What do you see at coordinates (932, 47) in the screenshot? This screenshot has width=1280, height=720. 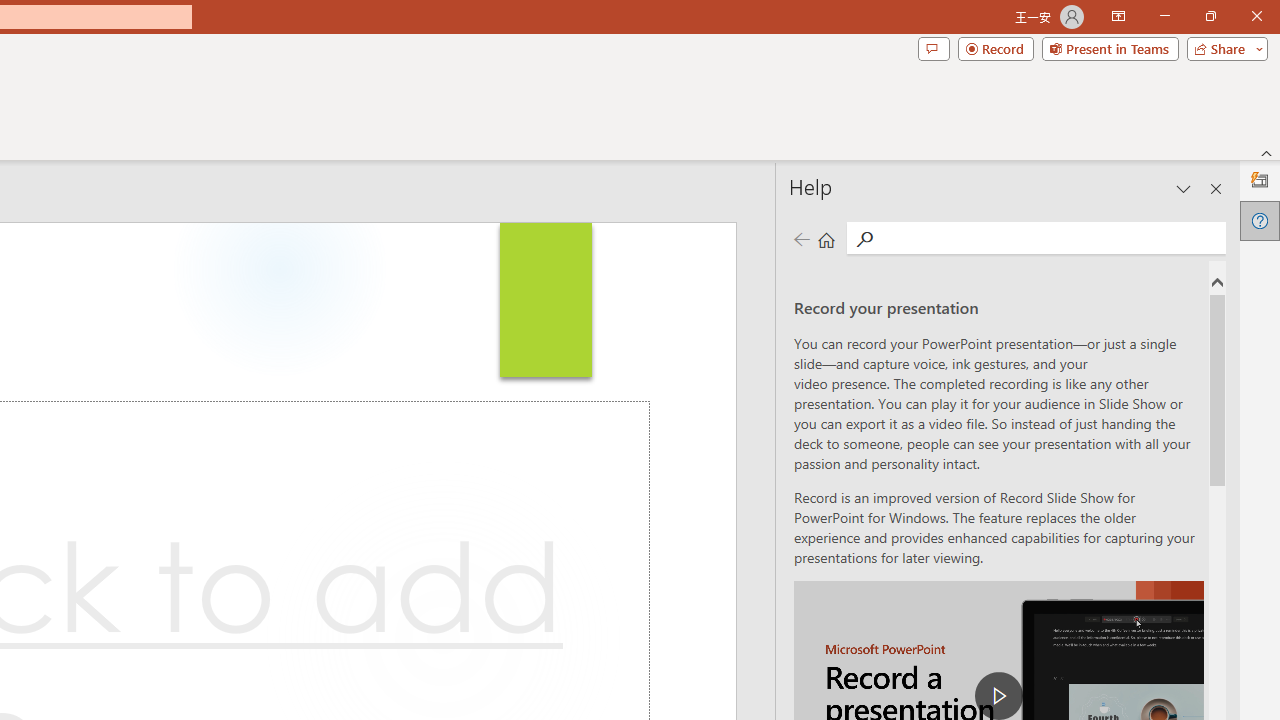 I see `'Comments'` at bounding box center [932, 47].